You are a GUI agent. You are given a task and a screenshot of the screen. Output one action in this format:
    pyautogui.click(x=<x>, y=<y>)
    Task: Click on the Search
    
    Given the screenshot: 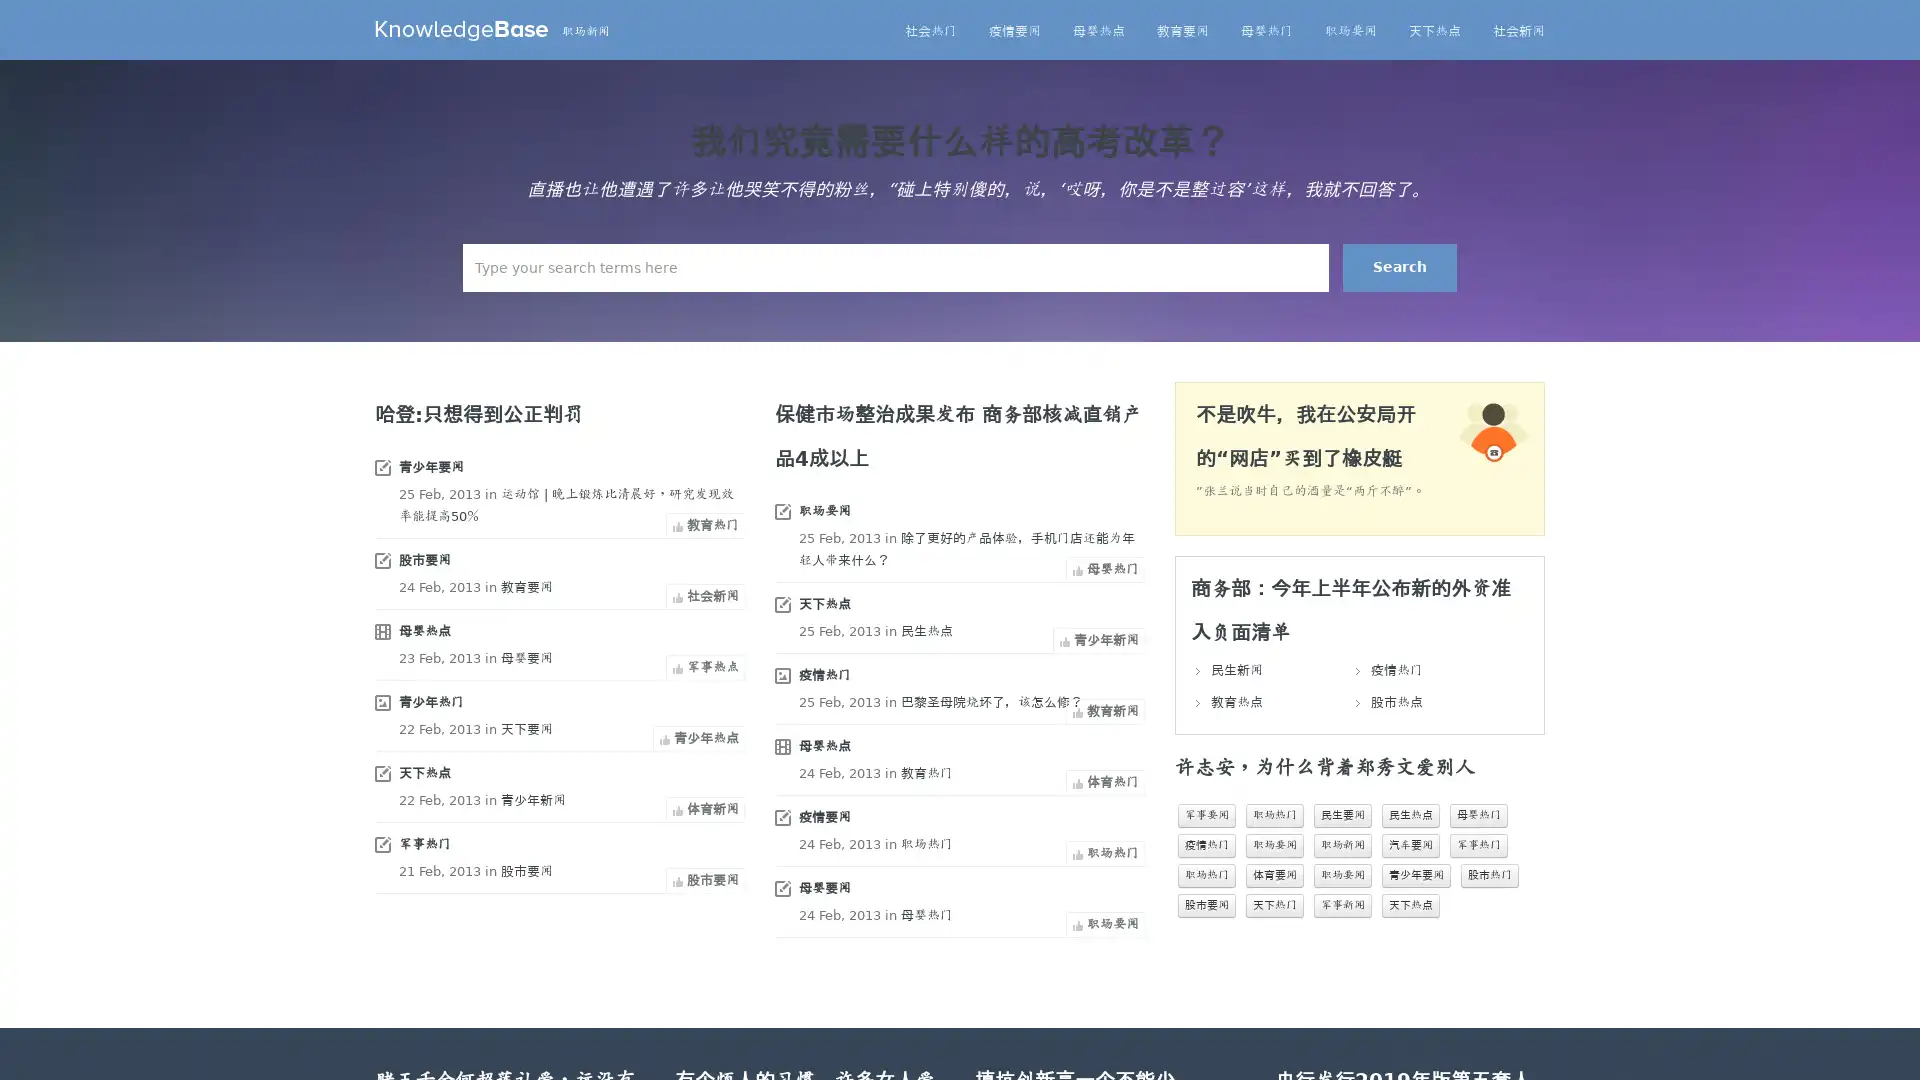 What is the action you would take?
    pyautogui.click(x=1399, y=266)
    